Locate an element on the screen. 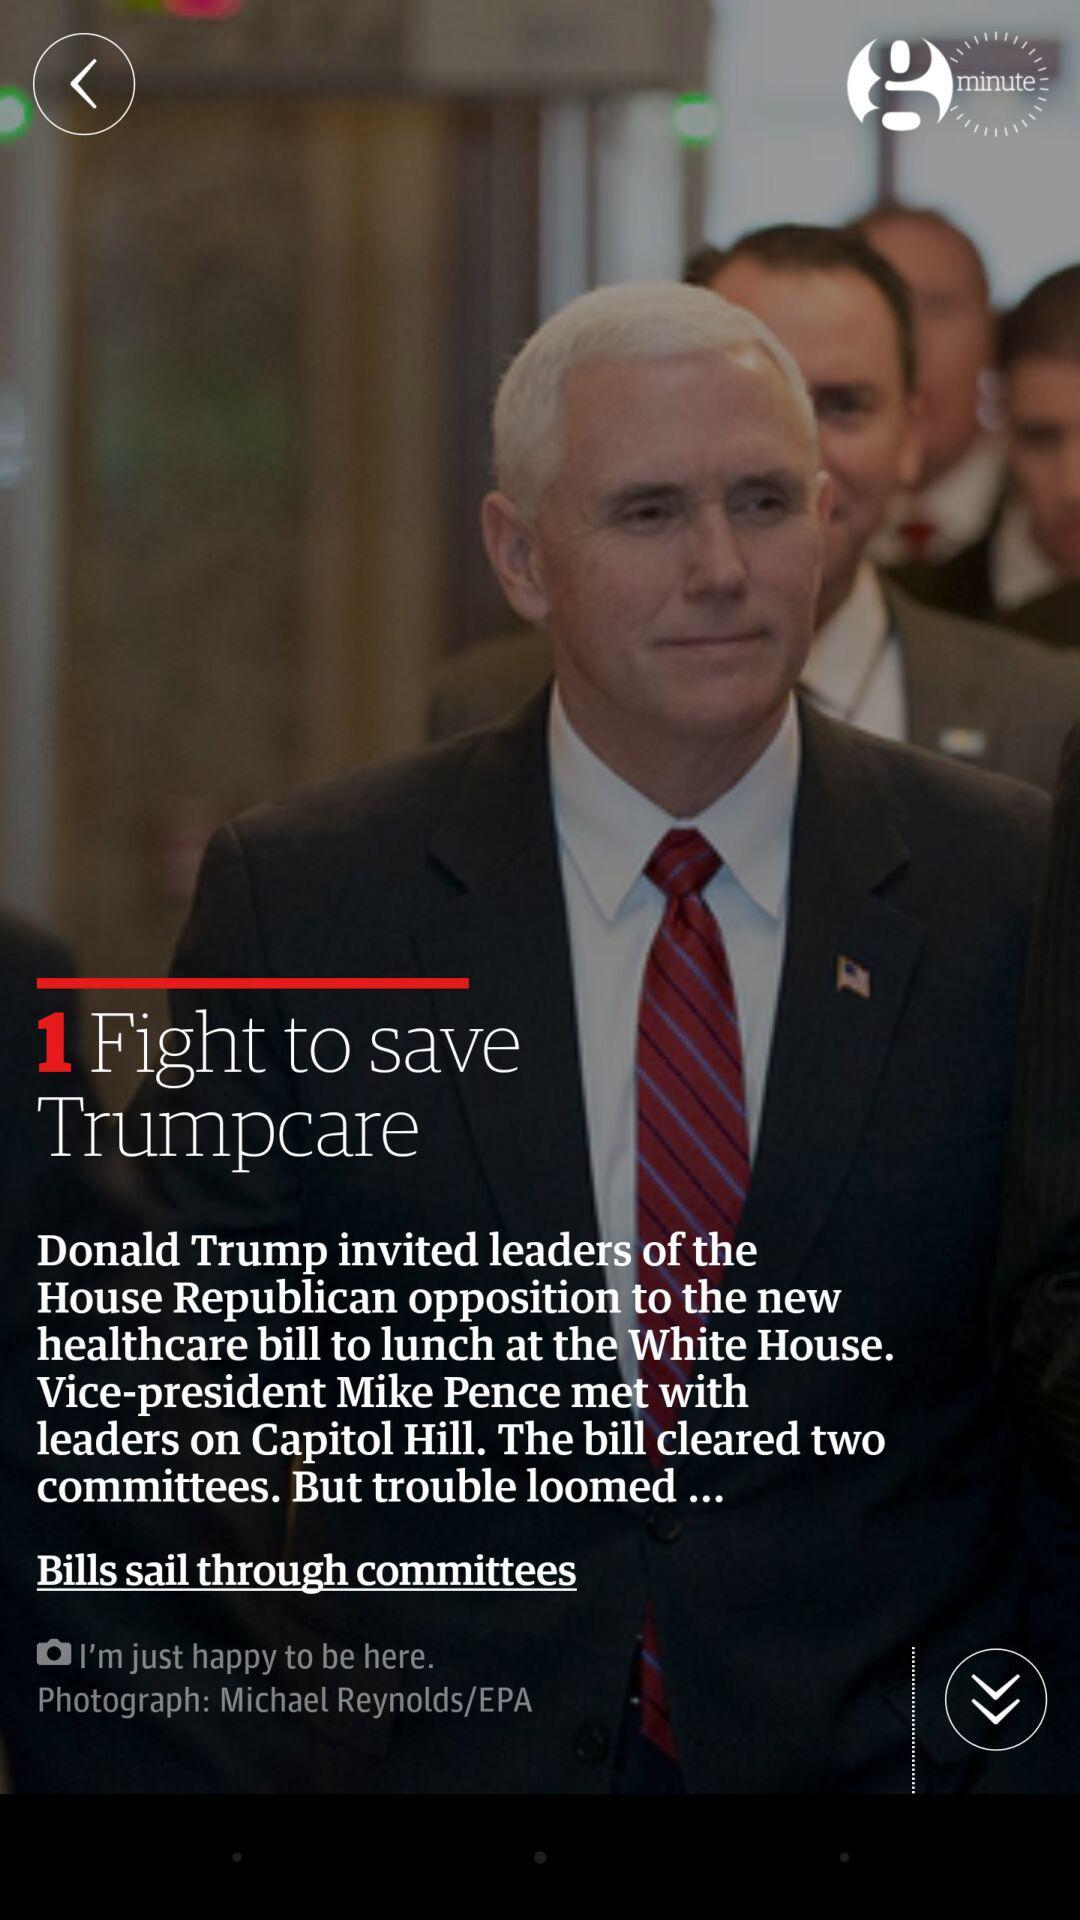 The height and width of the screenshot is (1920, 1080). the arrow_backward icon is located at coordinates (83, 82).